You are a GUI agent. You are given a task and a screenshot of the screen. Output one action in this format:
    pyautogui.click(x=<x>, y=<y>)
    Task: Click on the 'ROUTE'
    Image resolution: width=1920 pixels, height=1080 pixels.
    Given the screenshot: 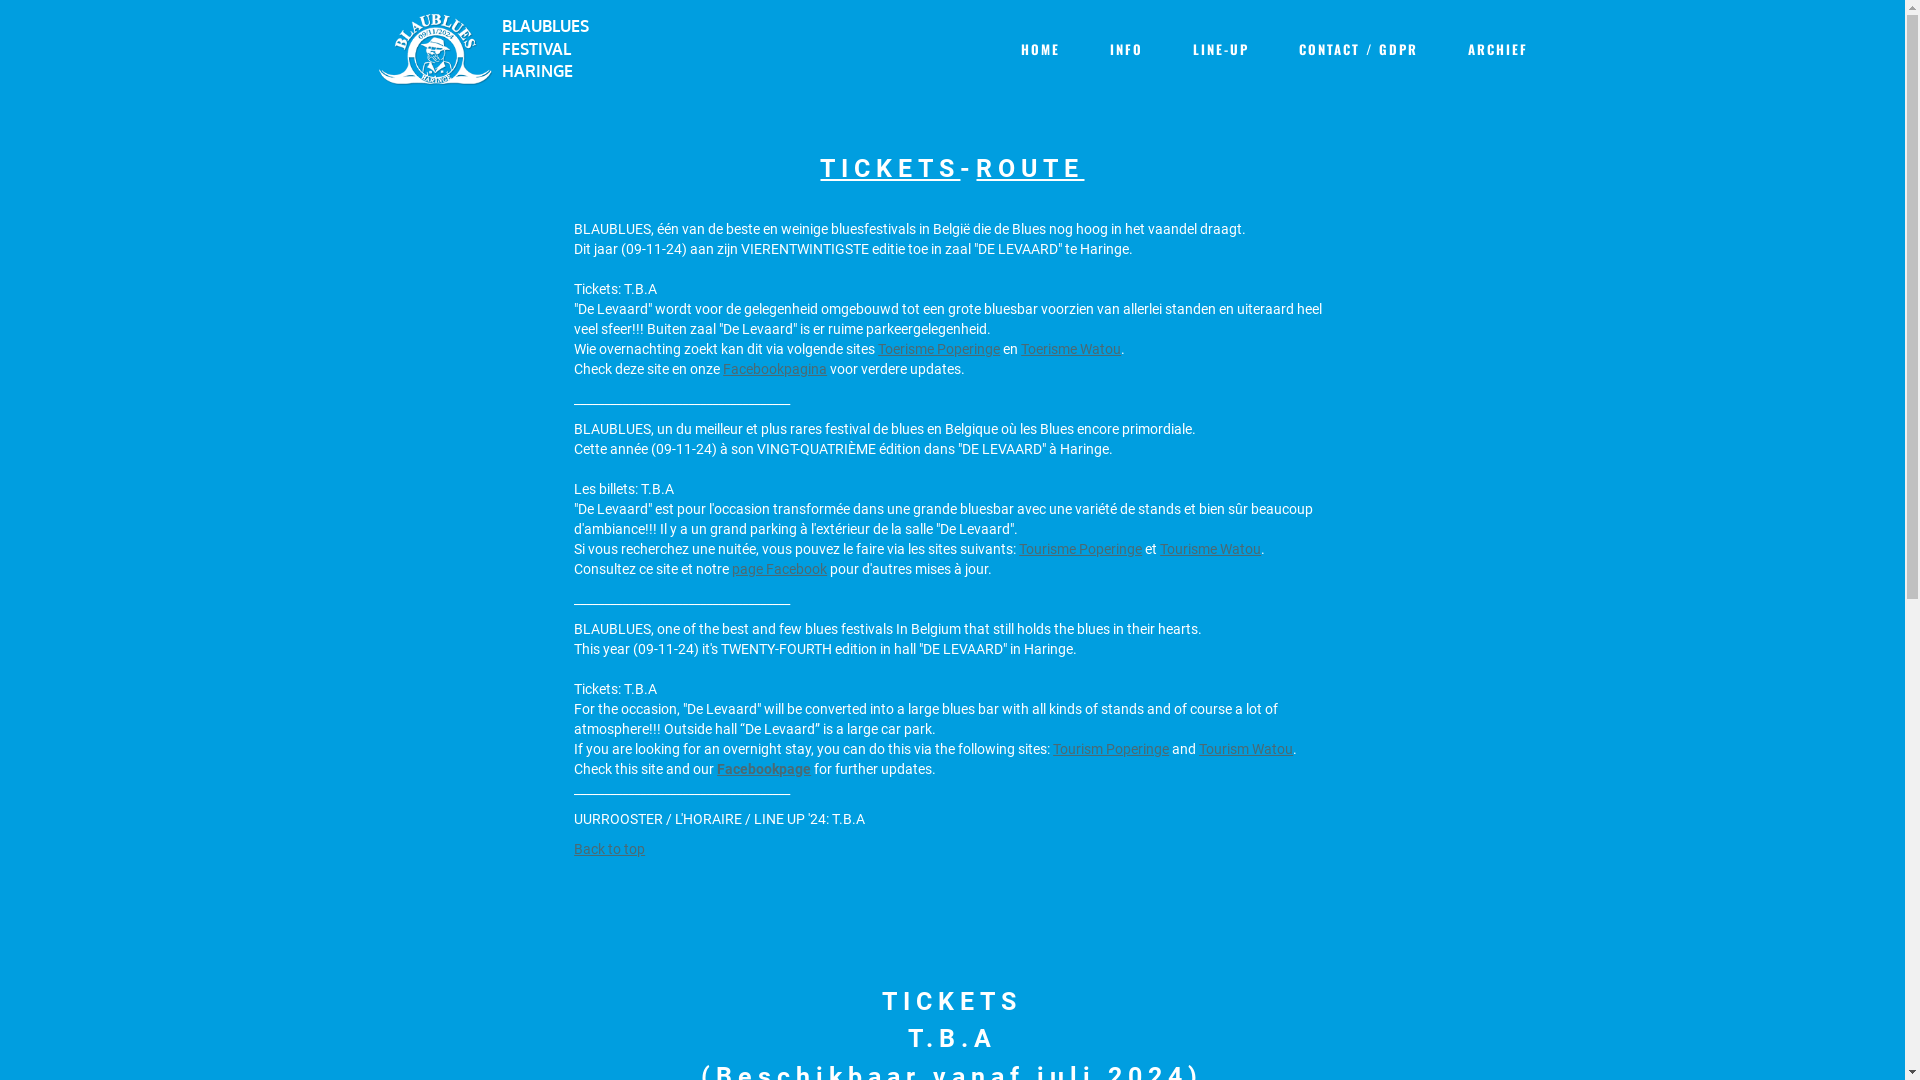 What is the action you would take?
    pyautogui.click(x=1030, y=167)
    